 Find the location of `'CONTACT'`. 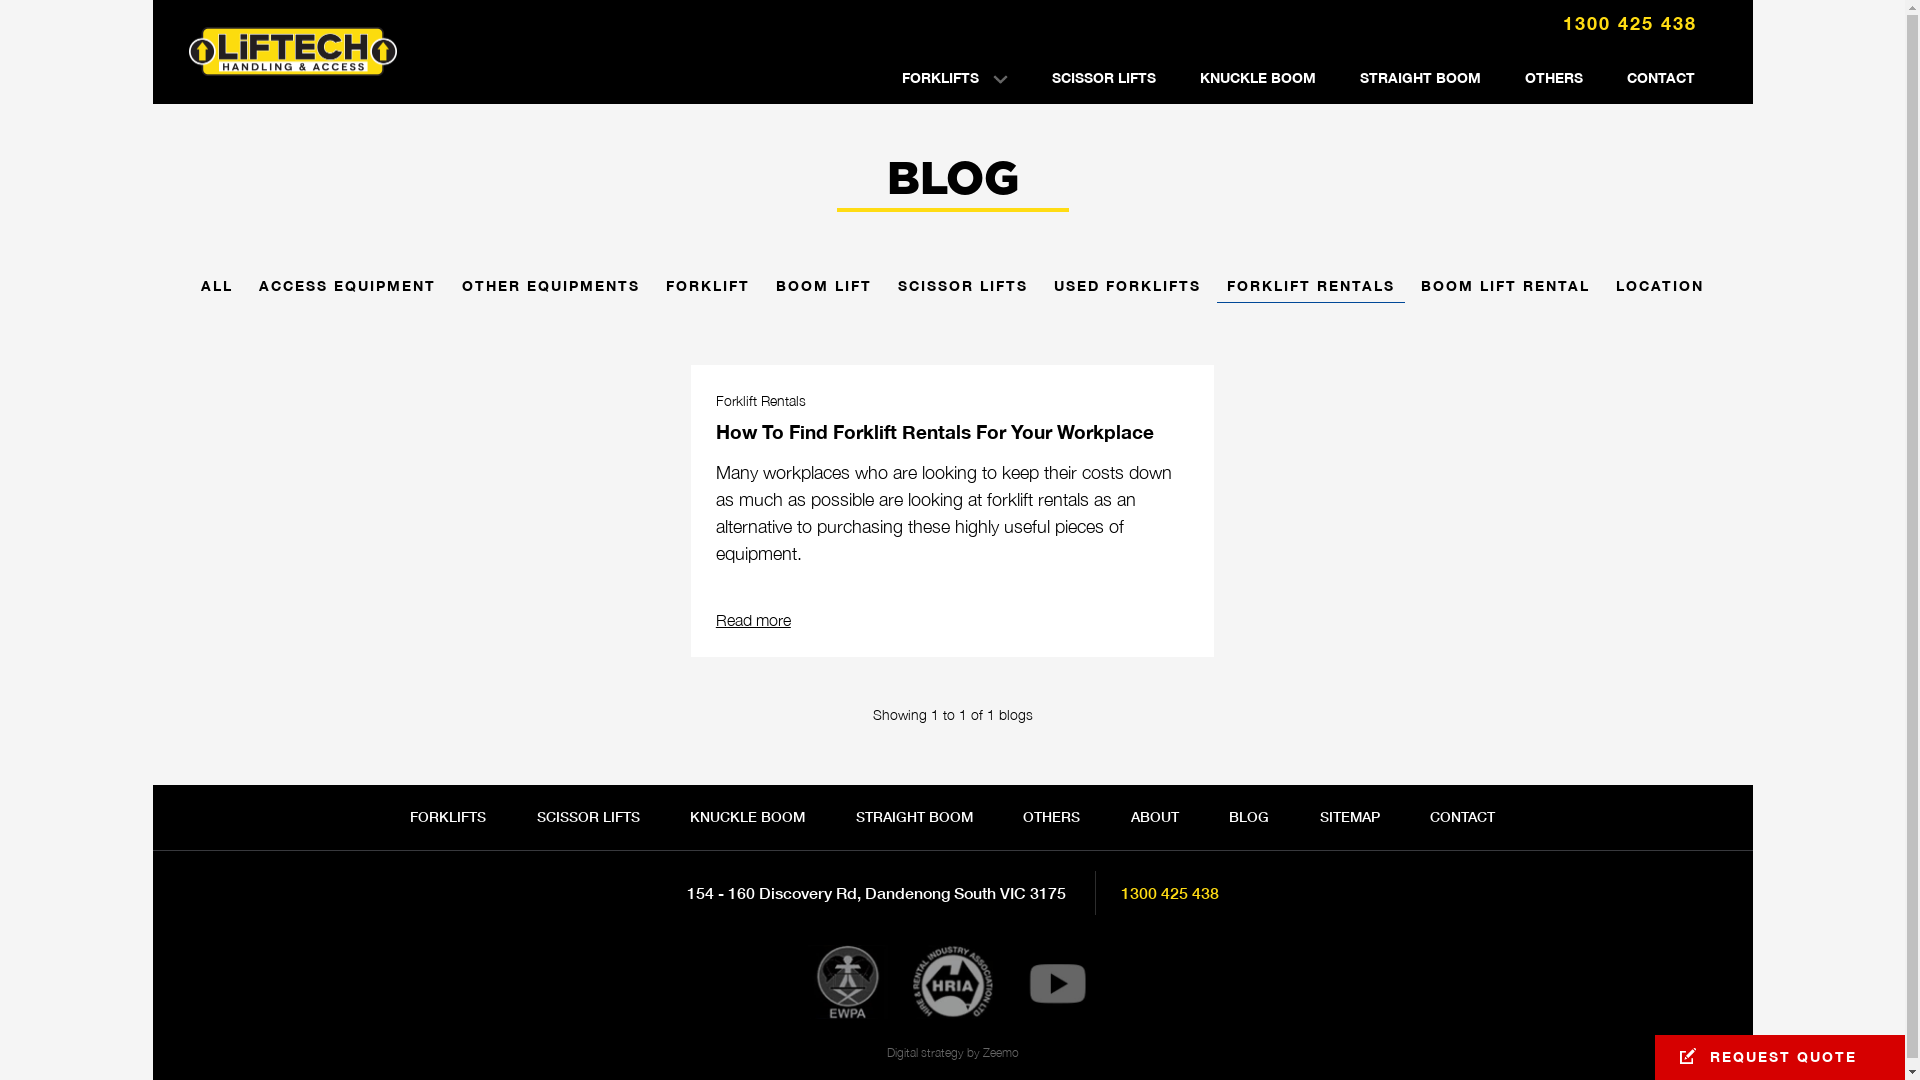

'CONTACT' is located at coordinates (1660, 76).